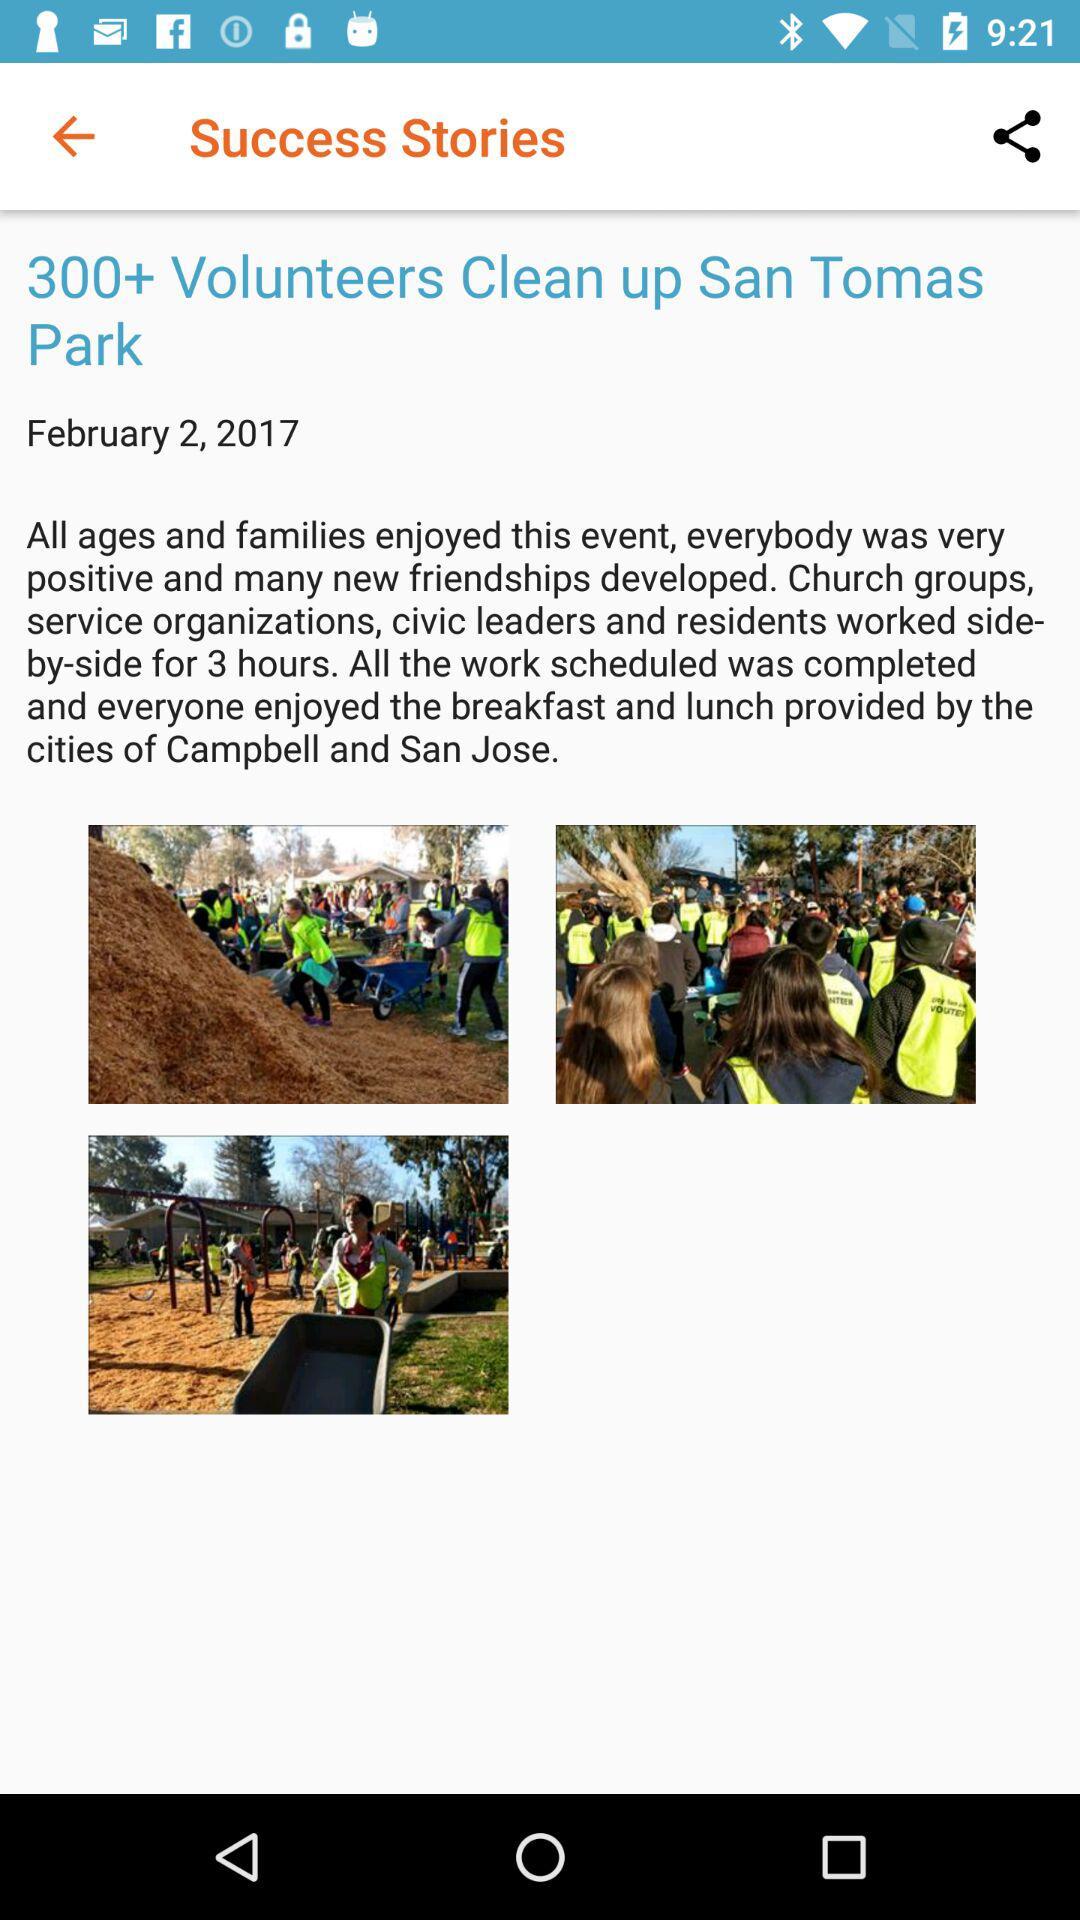 The width and height of the screenshot is (1080, 1920). I want to click on image, so click(765, 964).